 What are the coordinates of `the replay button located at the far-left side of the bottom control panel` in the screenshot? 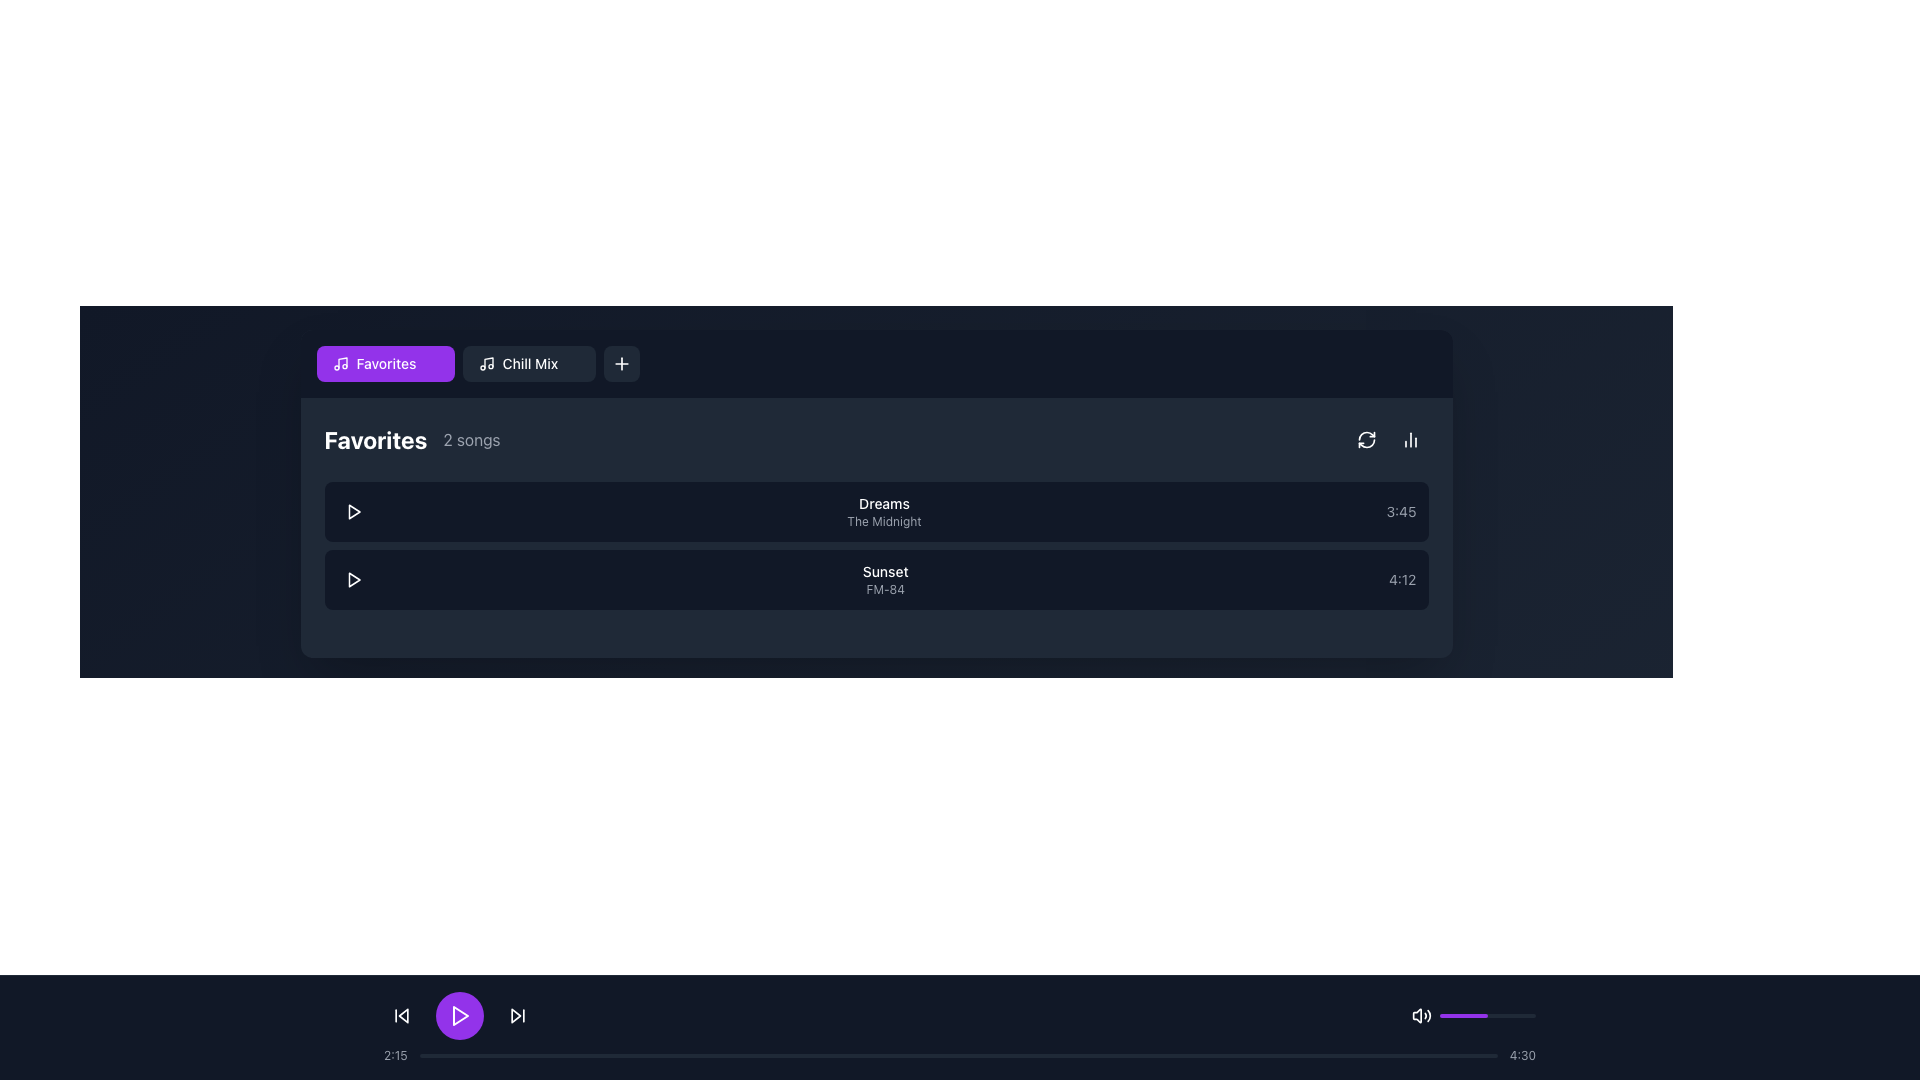 It's located at (401, 1015).